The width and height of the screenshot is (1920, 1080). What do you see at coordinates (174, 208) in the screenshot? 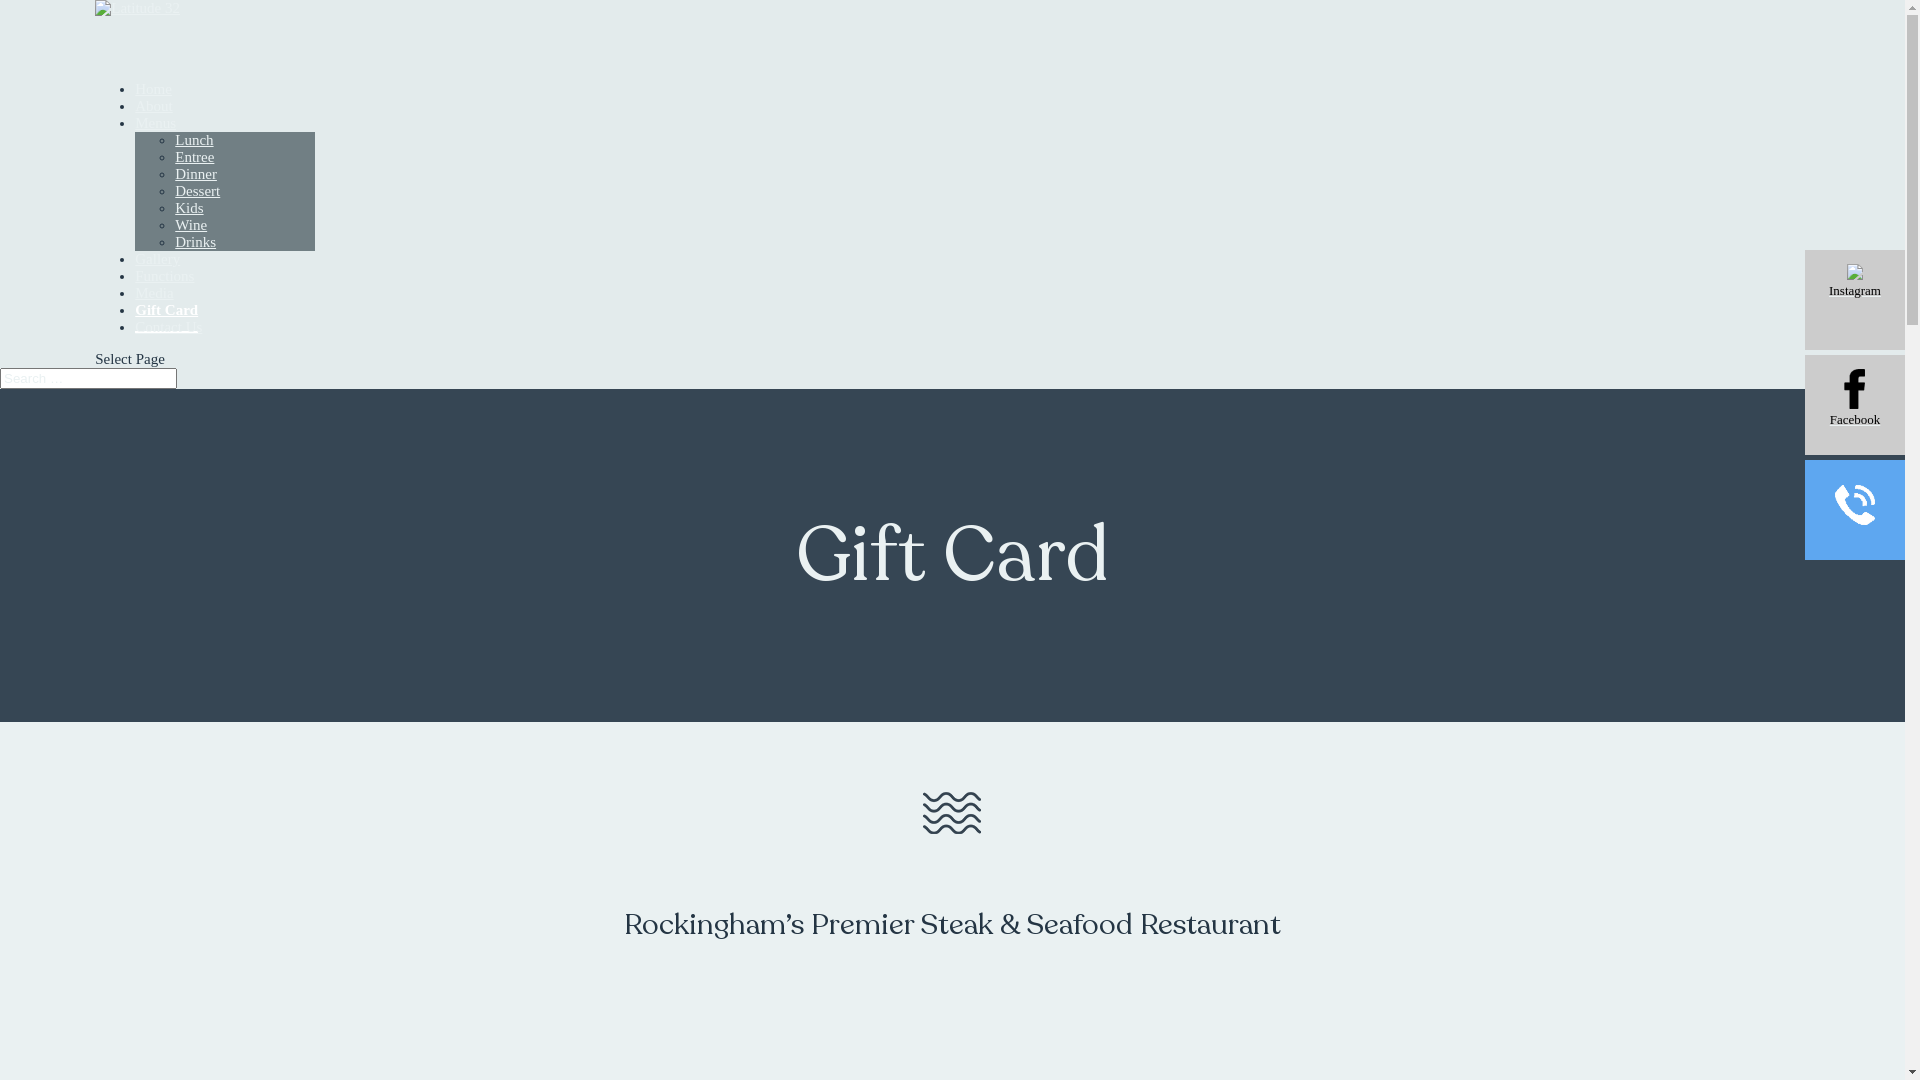
I see `'Kids'` at bounding box center [174, 208].